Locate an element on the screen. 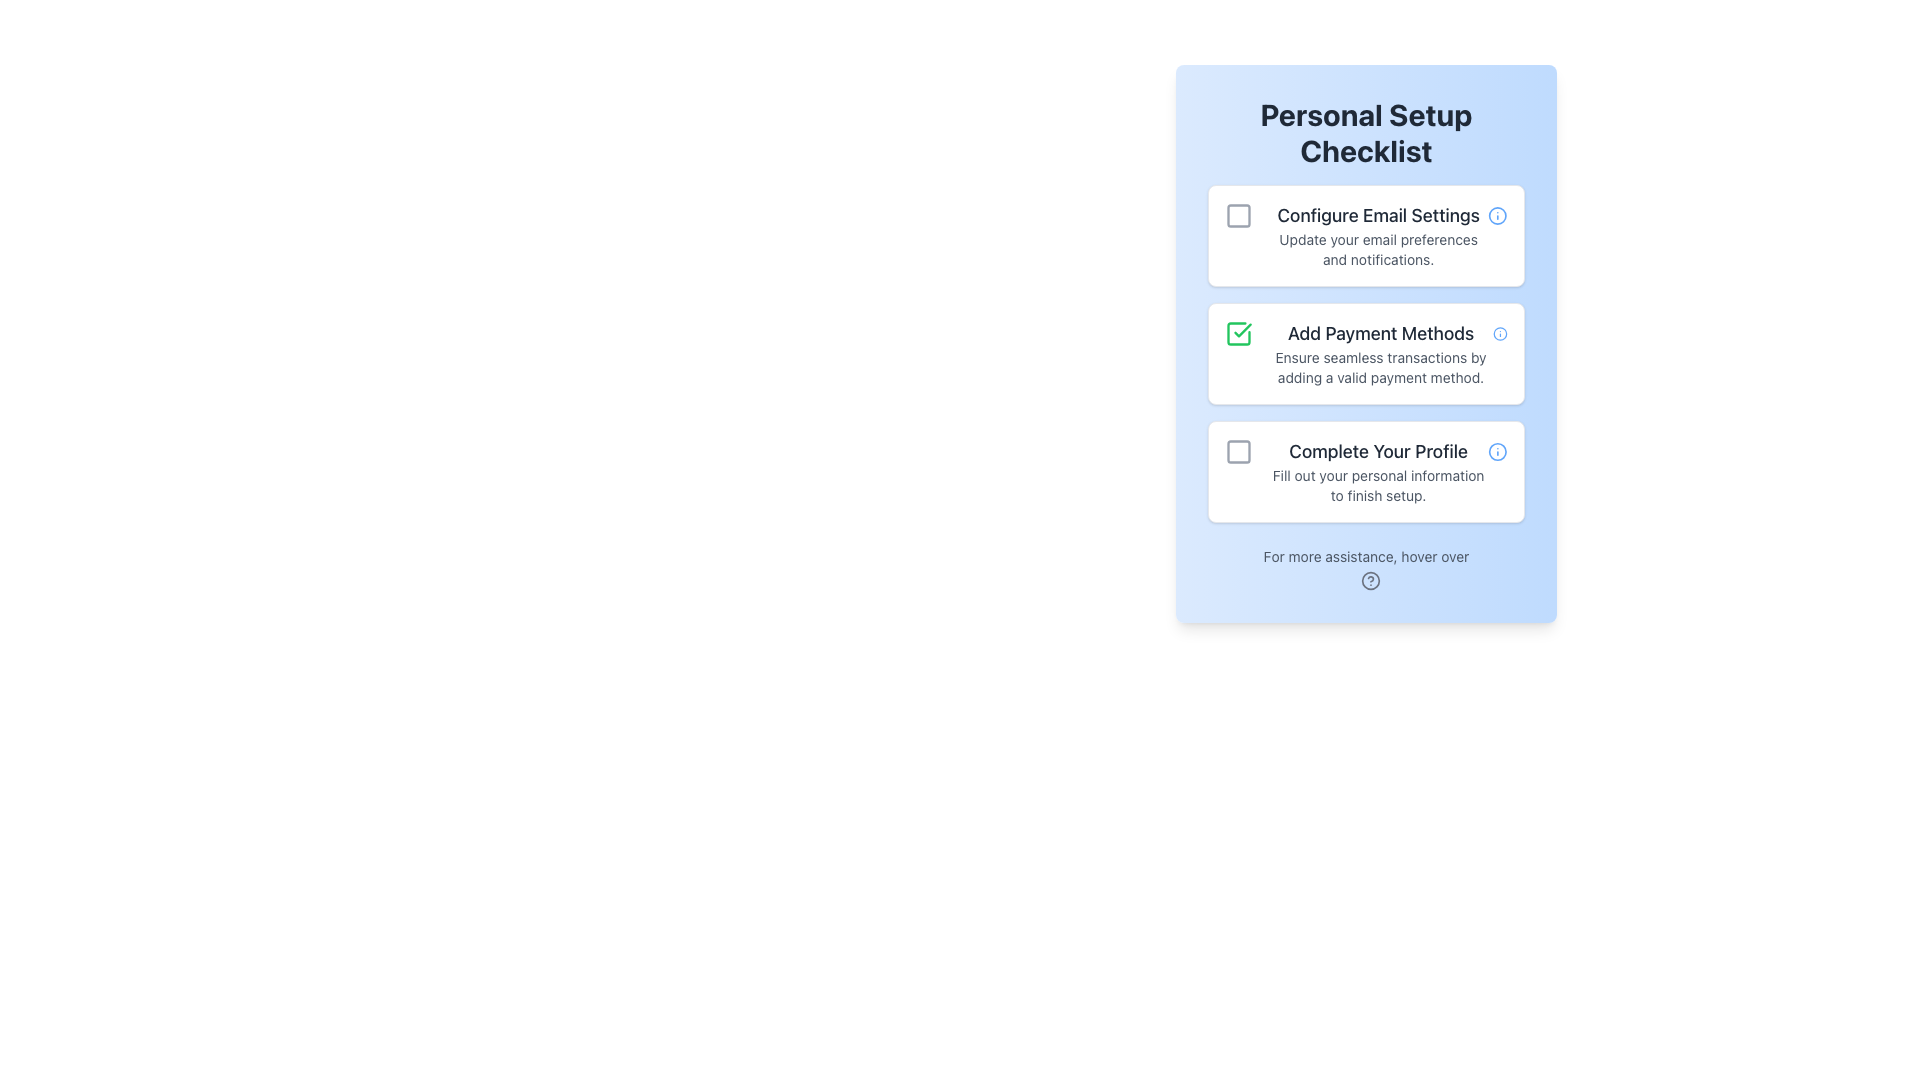 Image resolution: width=1920 pixels, height=1080 pixels. the hollow square icon (Checkbox) located at the upper left corner of the 'Configure Email Settings' card, which is above the text 'Update your email preferences and notifications.' is located at coordinates (1237, 216).